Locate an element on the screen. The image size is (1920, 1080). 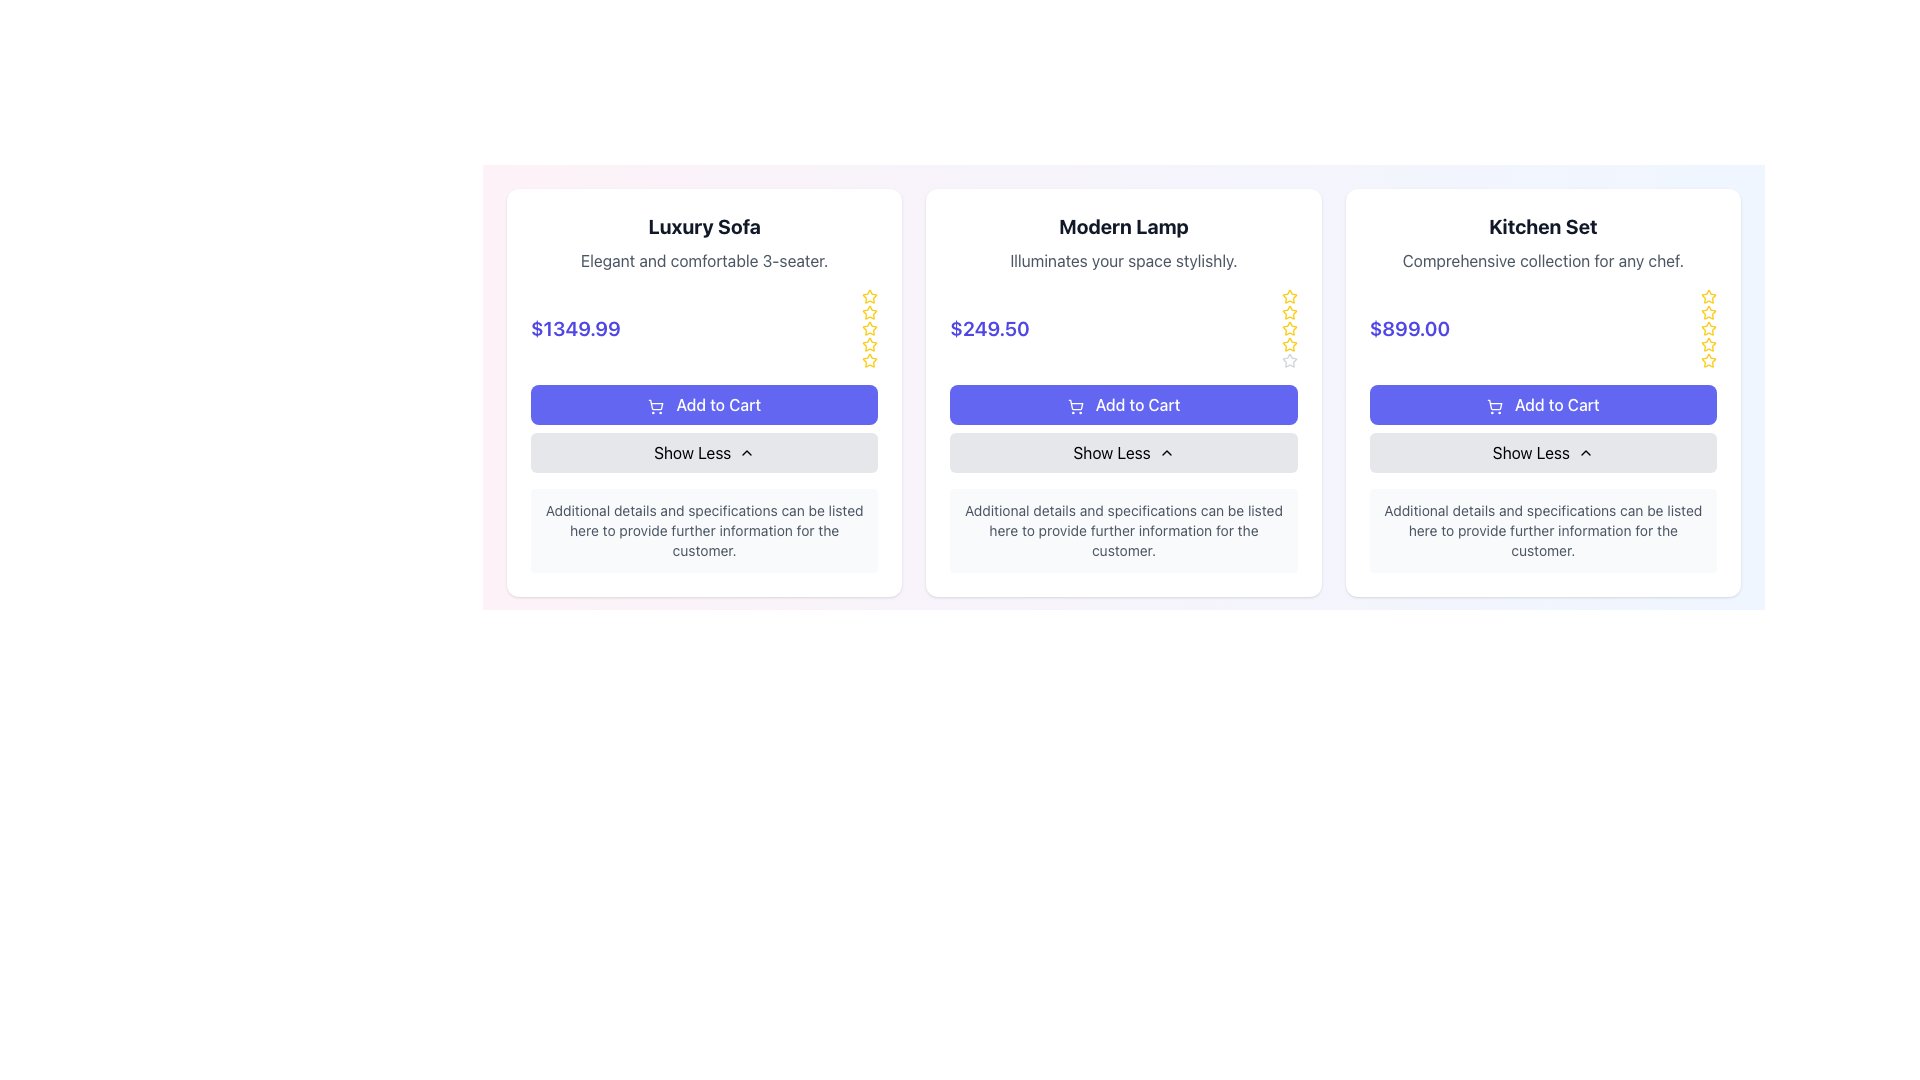
the shopping cart icon located within the 'Add to Cart' button of the third card for the 'Kitchen Set' product is located at coordinates (1494, 405).